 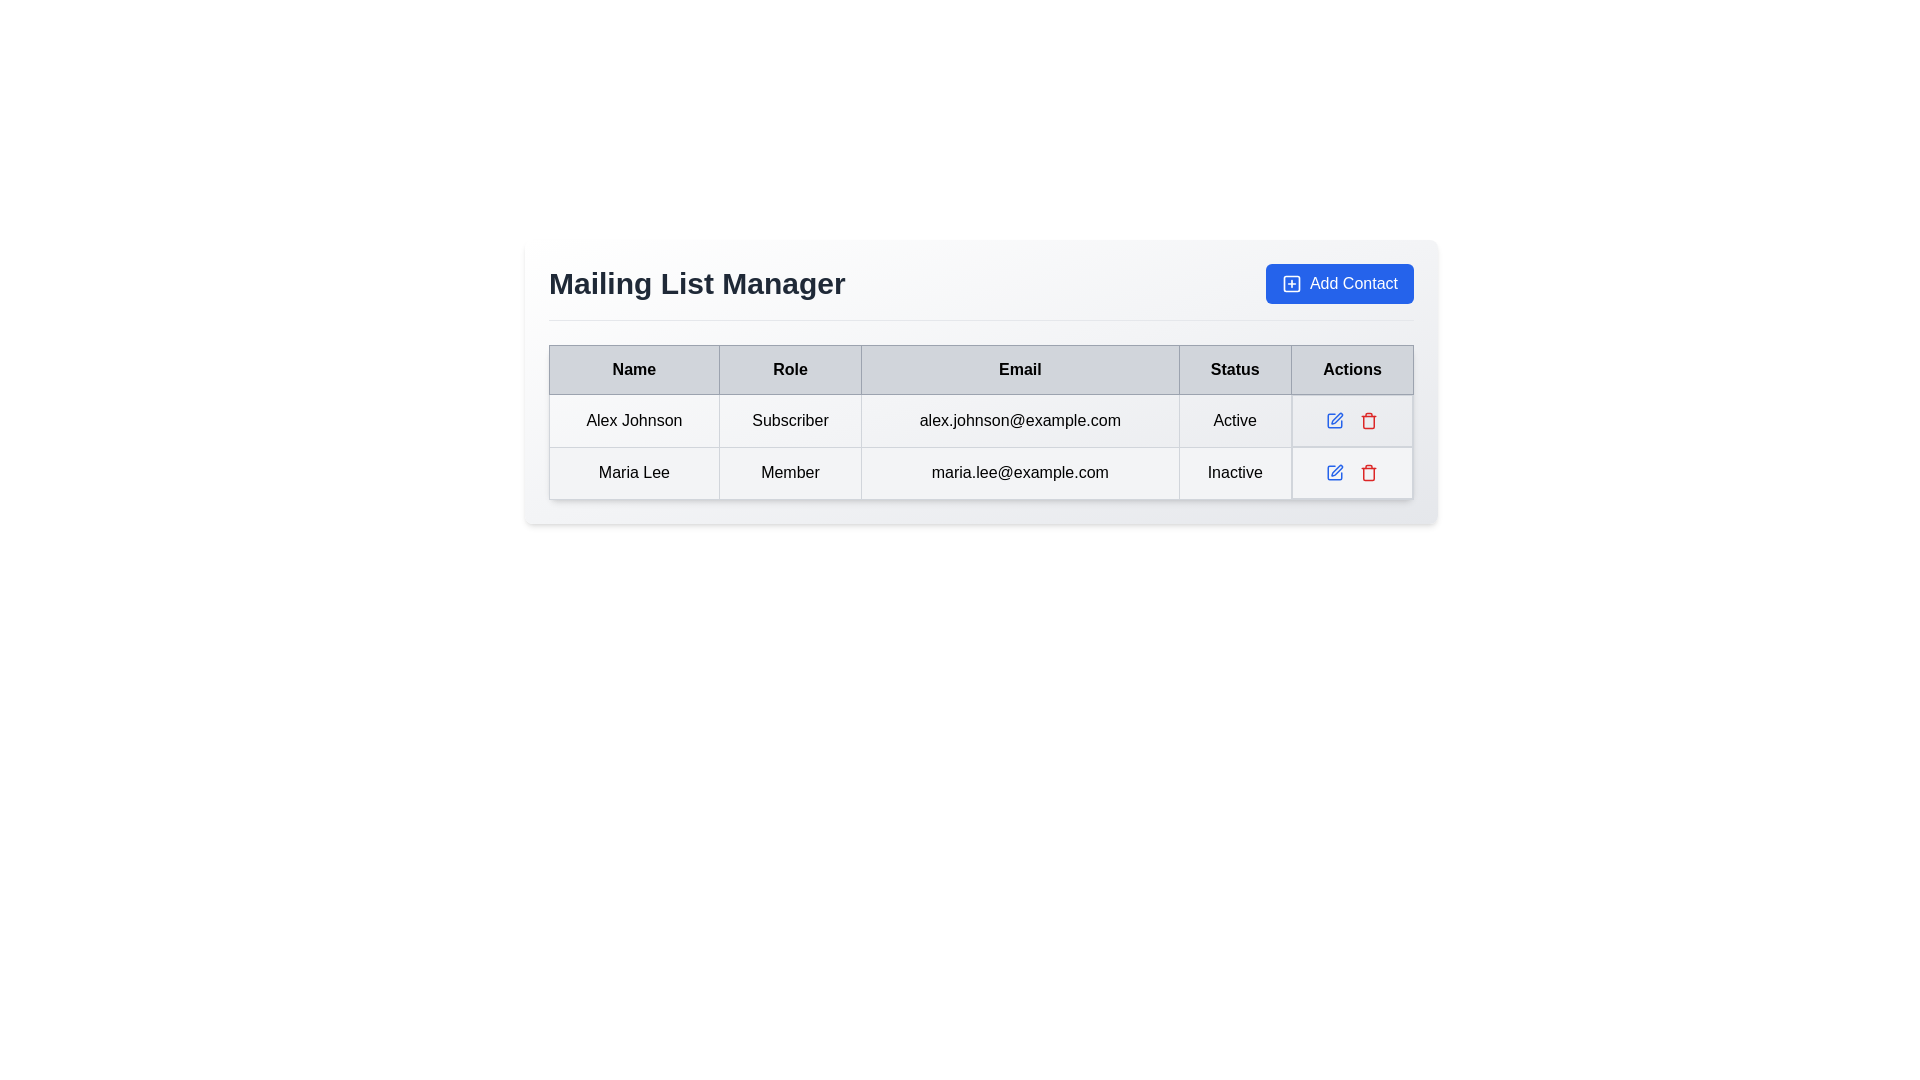 I want to click on the displayed text 'Alex Johnson' in the bordered text cell located in the first row and first column of the table under the 'Name' column header, so click(x=633, y=419).